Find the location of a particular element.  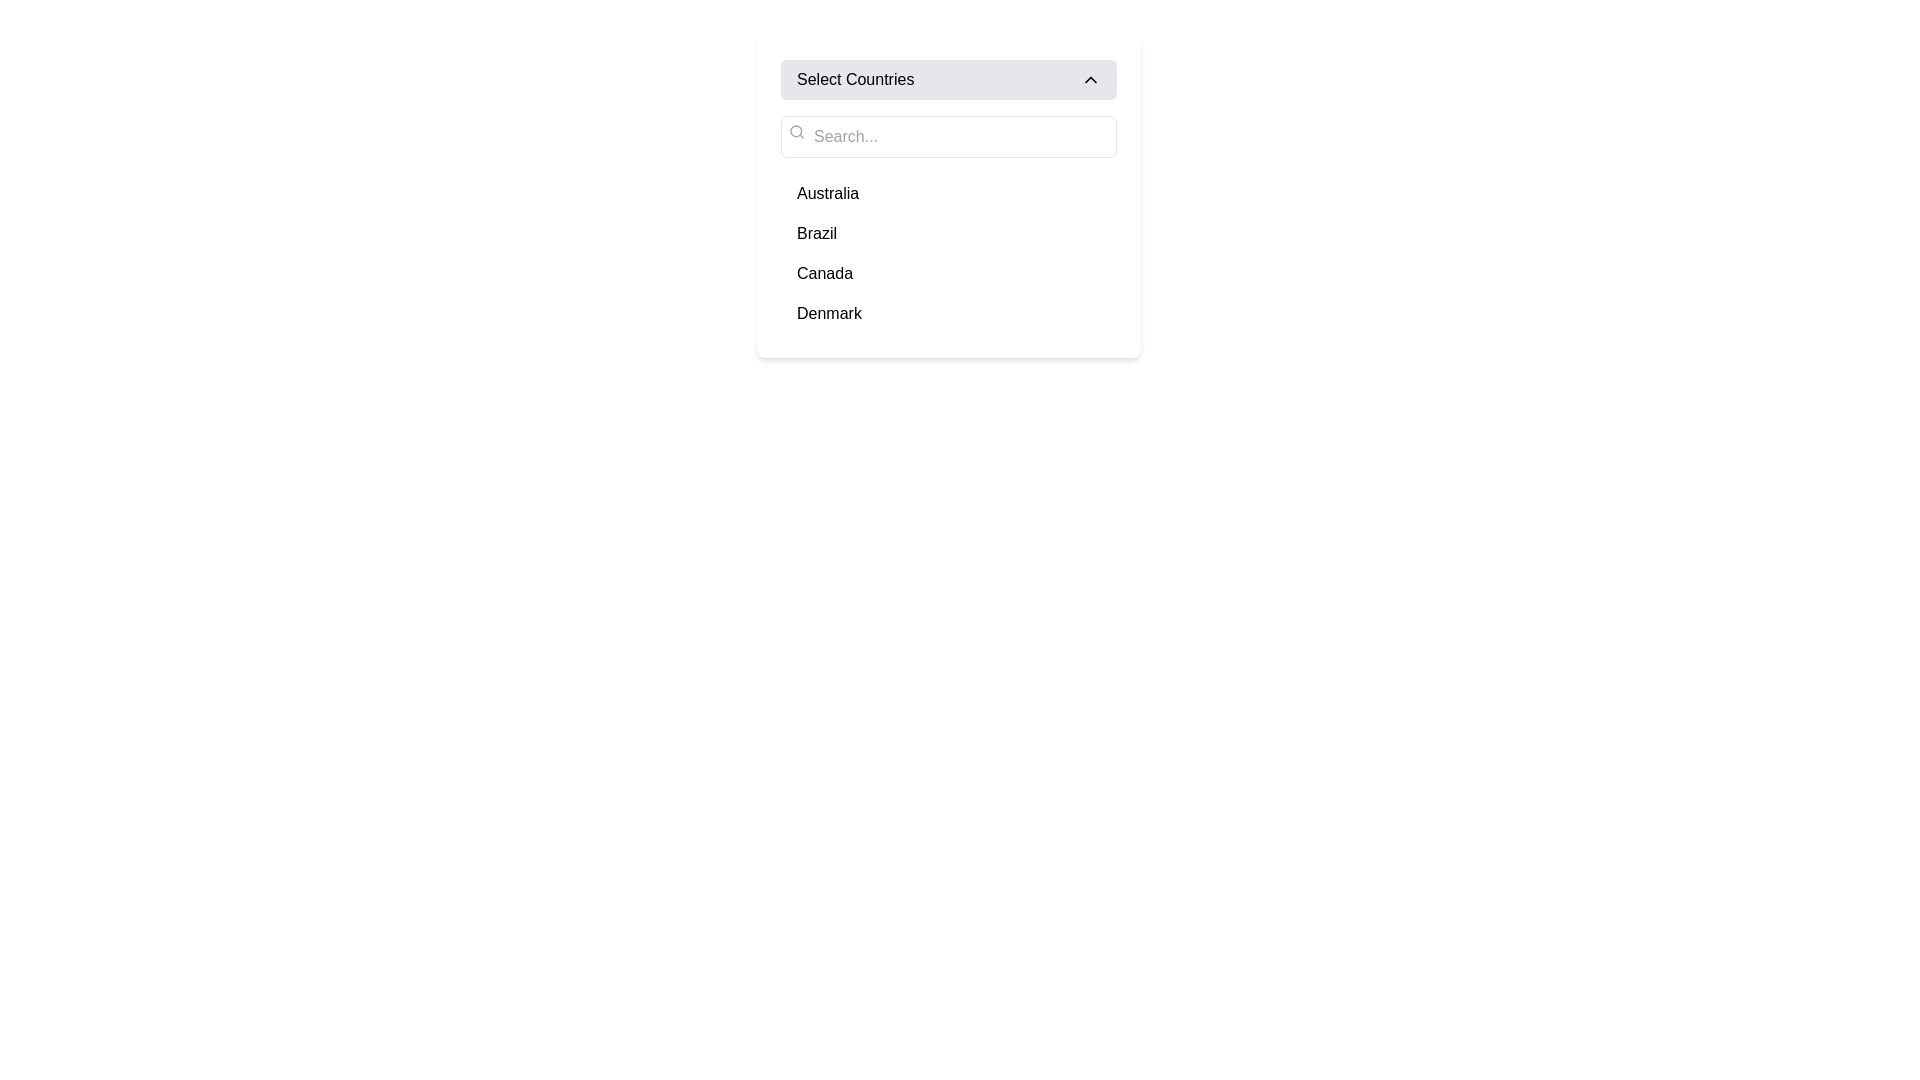

the Decorative SVG Element (Circle) which is part of the search icon located at the left end of the text input field aligned with the placeholder text 'Search...' is located at coordinates (795, 131).